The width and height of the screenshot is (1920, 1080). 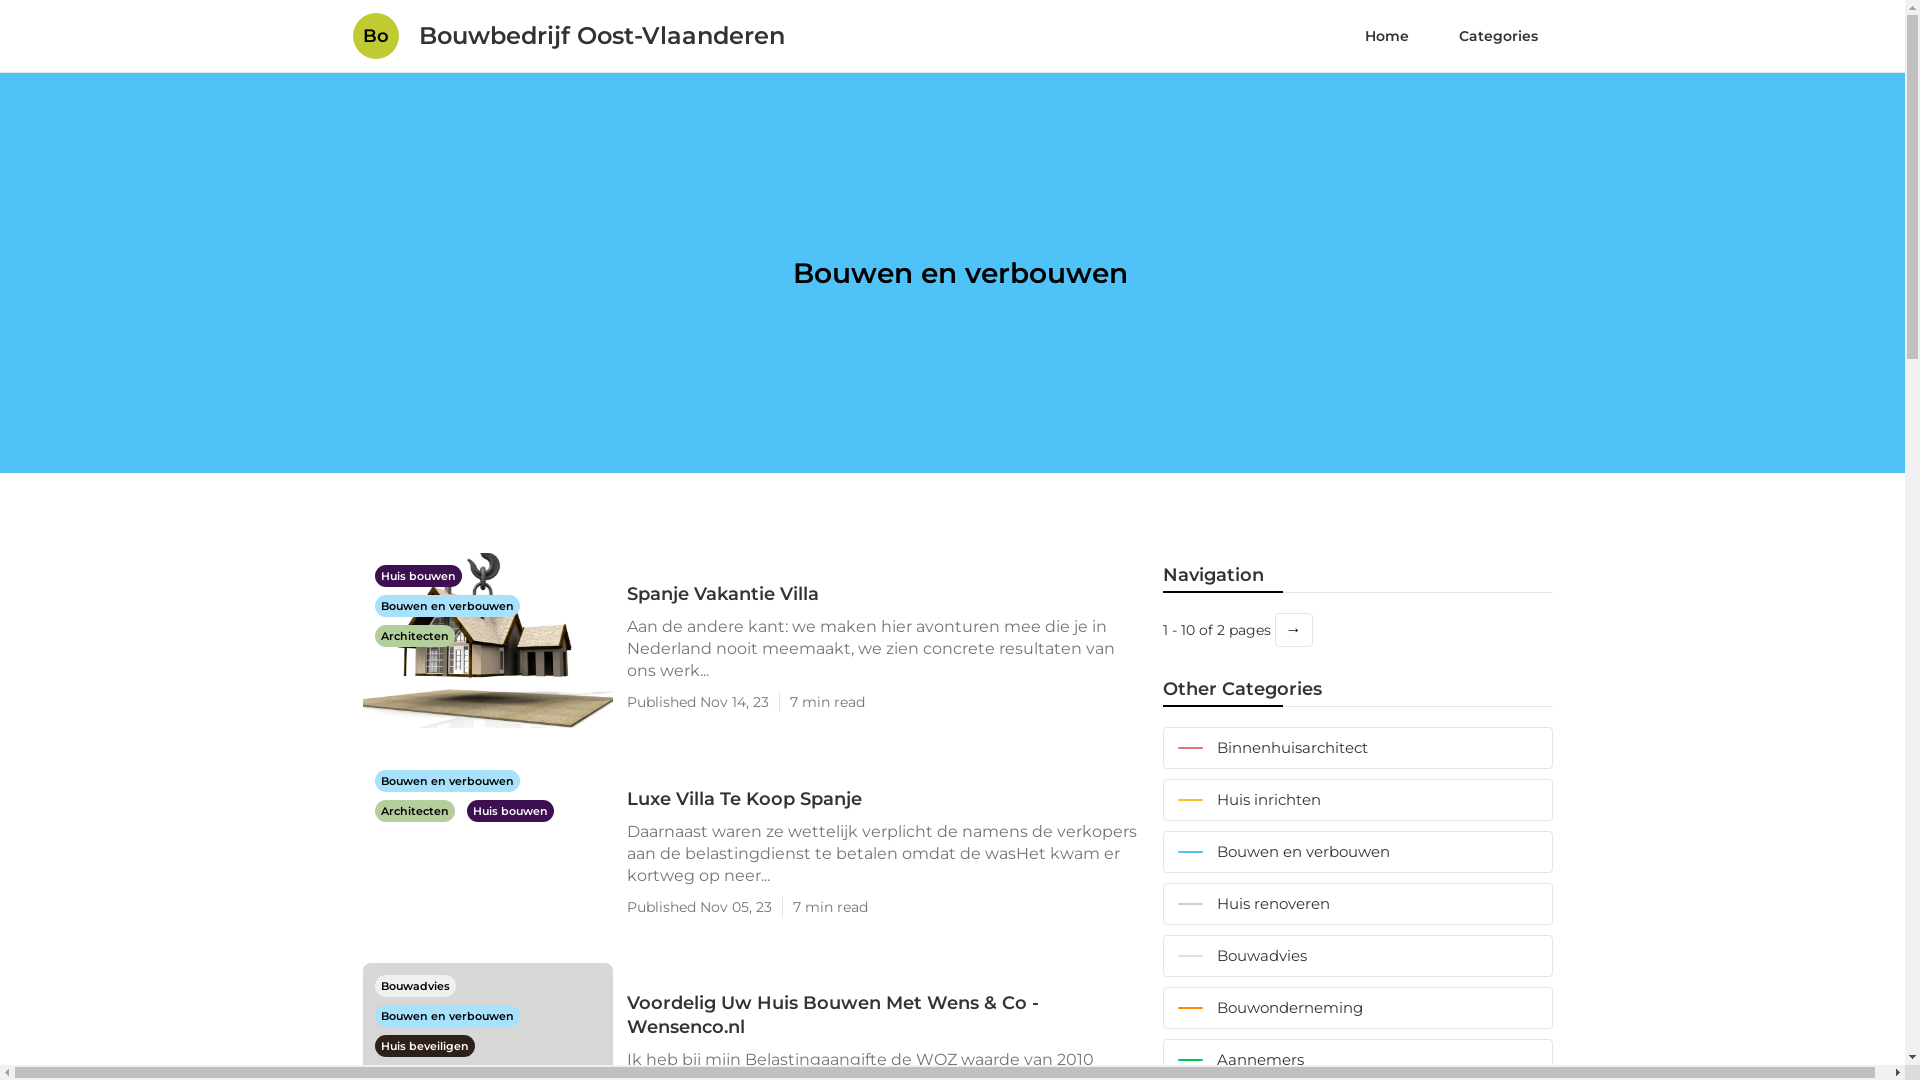 I want to click on 'Bouwonderneming', so click(x=1357, y=1007).